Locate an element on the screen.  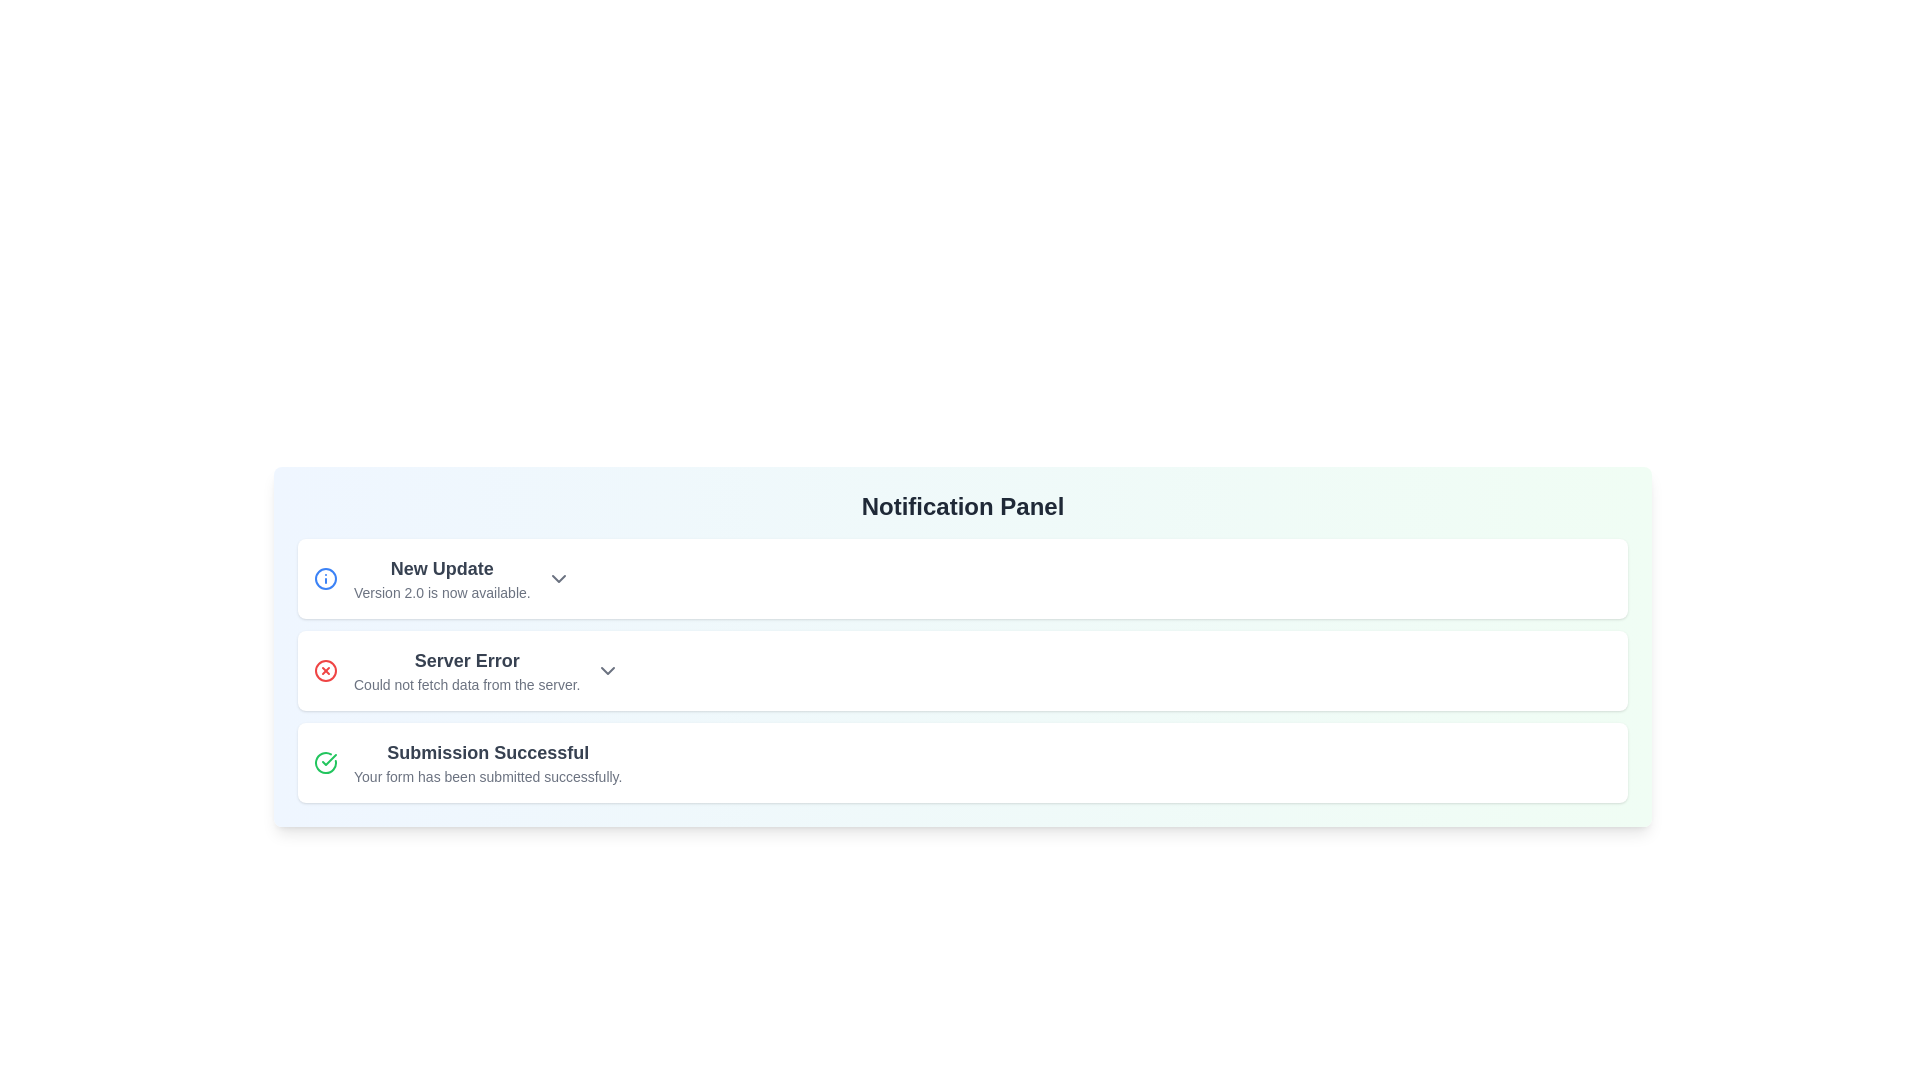
the text label indicating an error message related to server issues, located in the second card of the vertical list of notifications is located at coordinates (466, 660).